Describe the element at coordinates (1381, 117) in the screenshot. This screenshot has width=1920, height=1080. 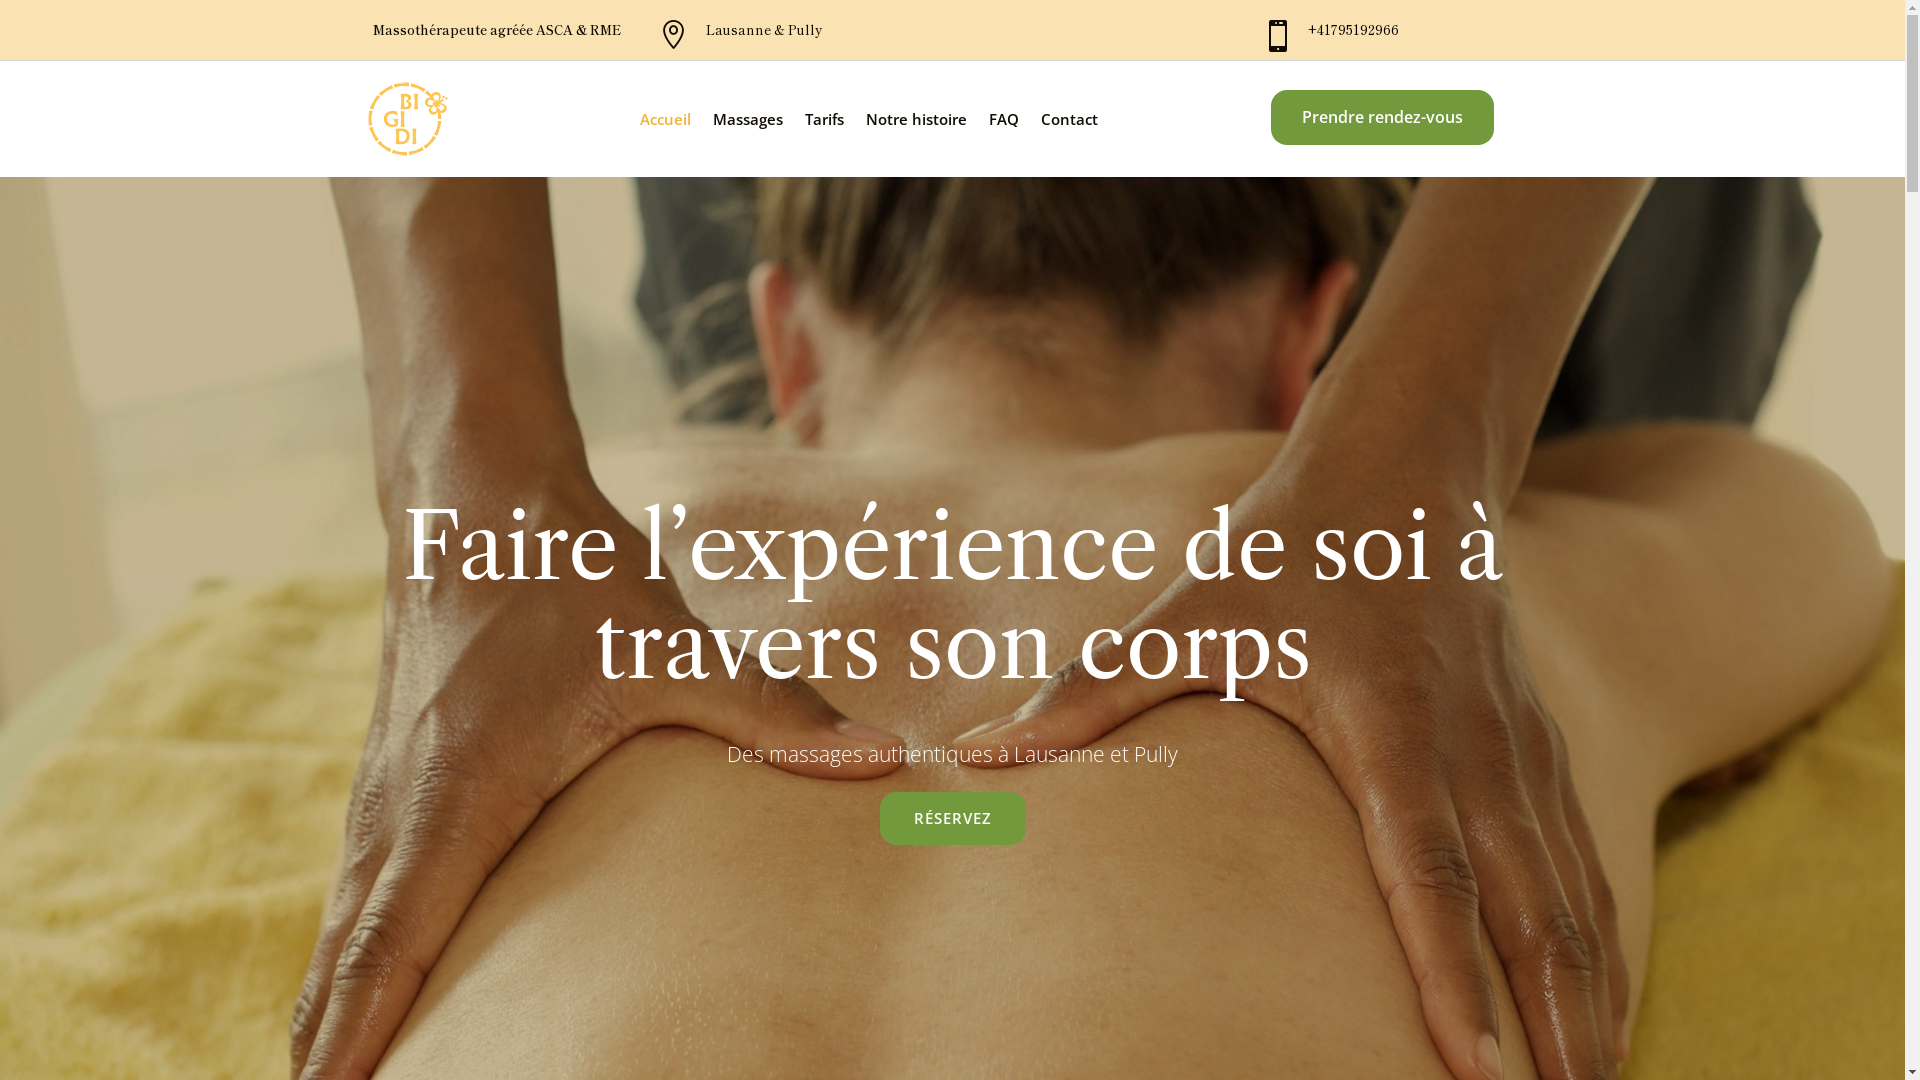
I see `'Prendre rendez-vous'` at that location.